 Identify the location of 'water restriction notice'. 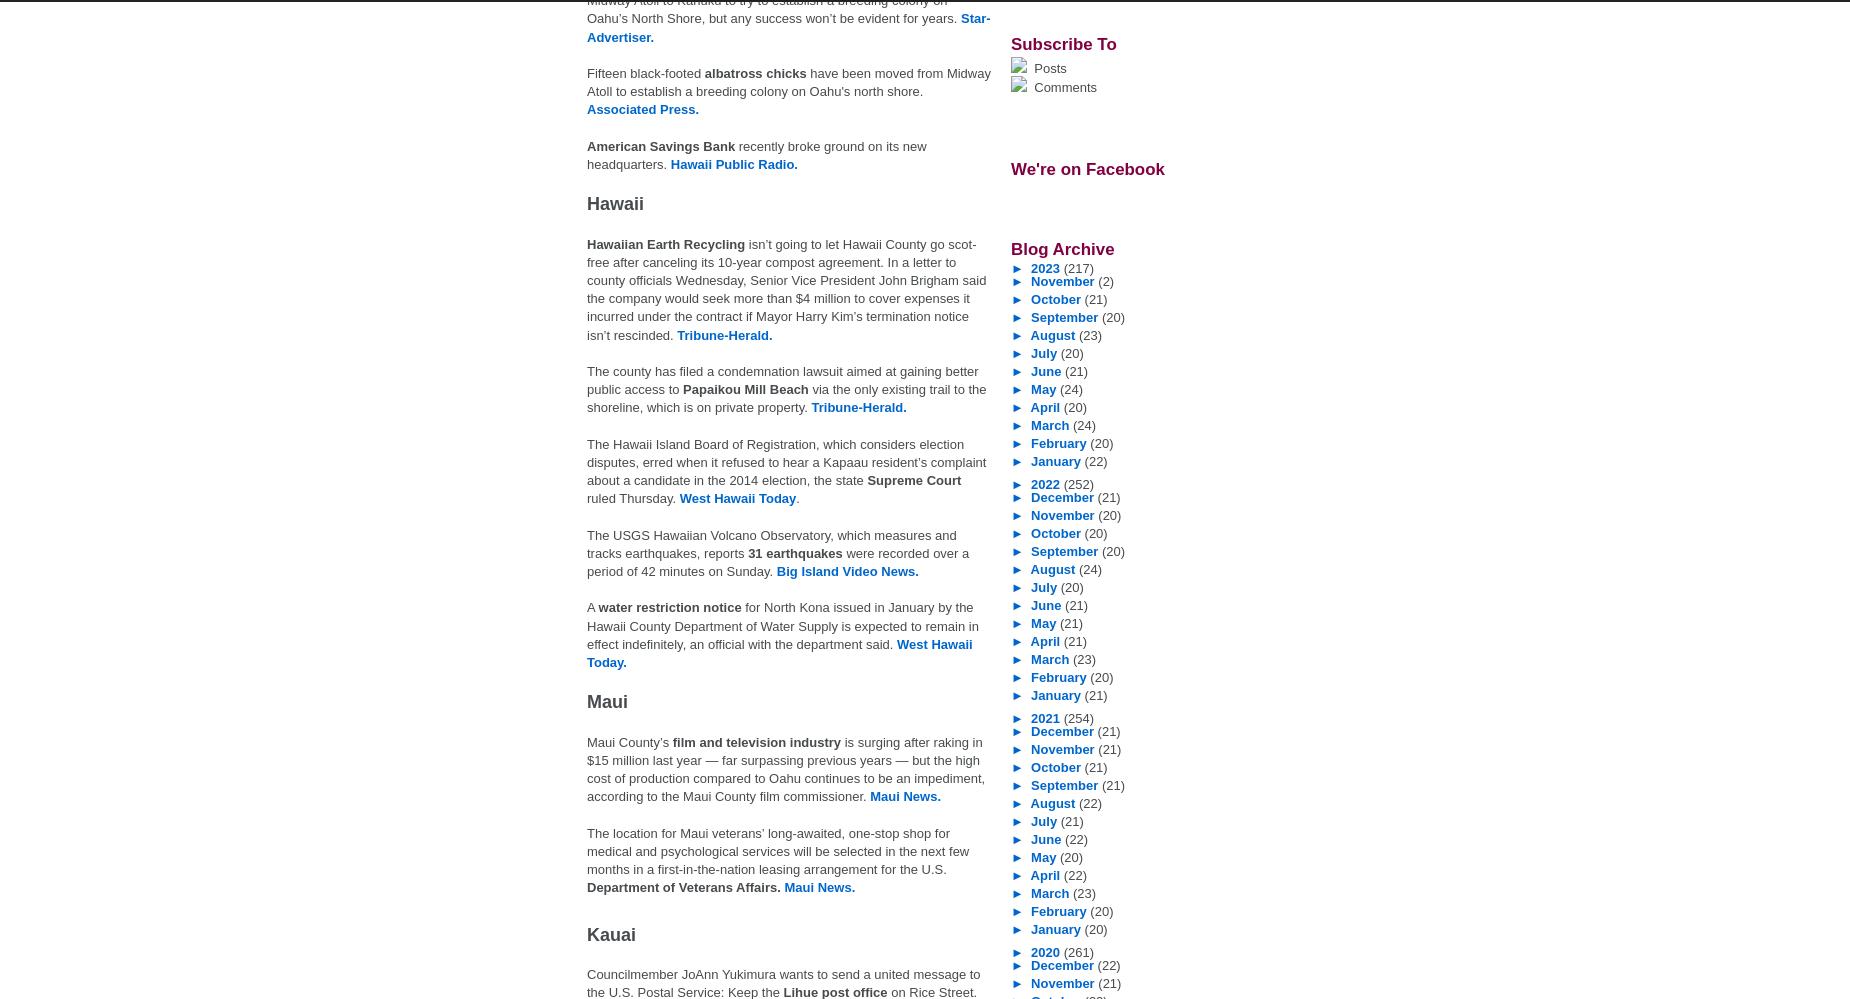
(597, 607).